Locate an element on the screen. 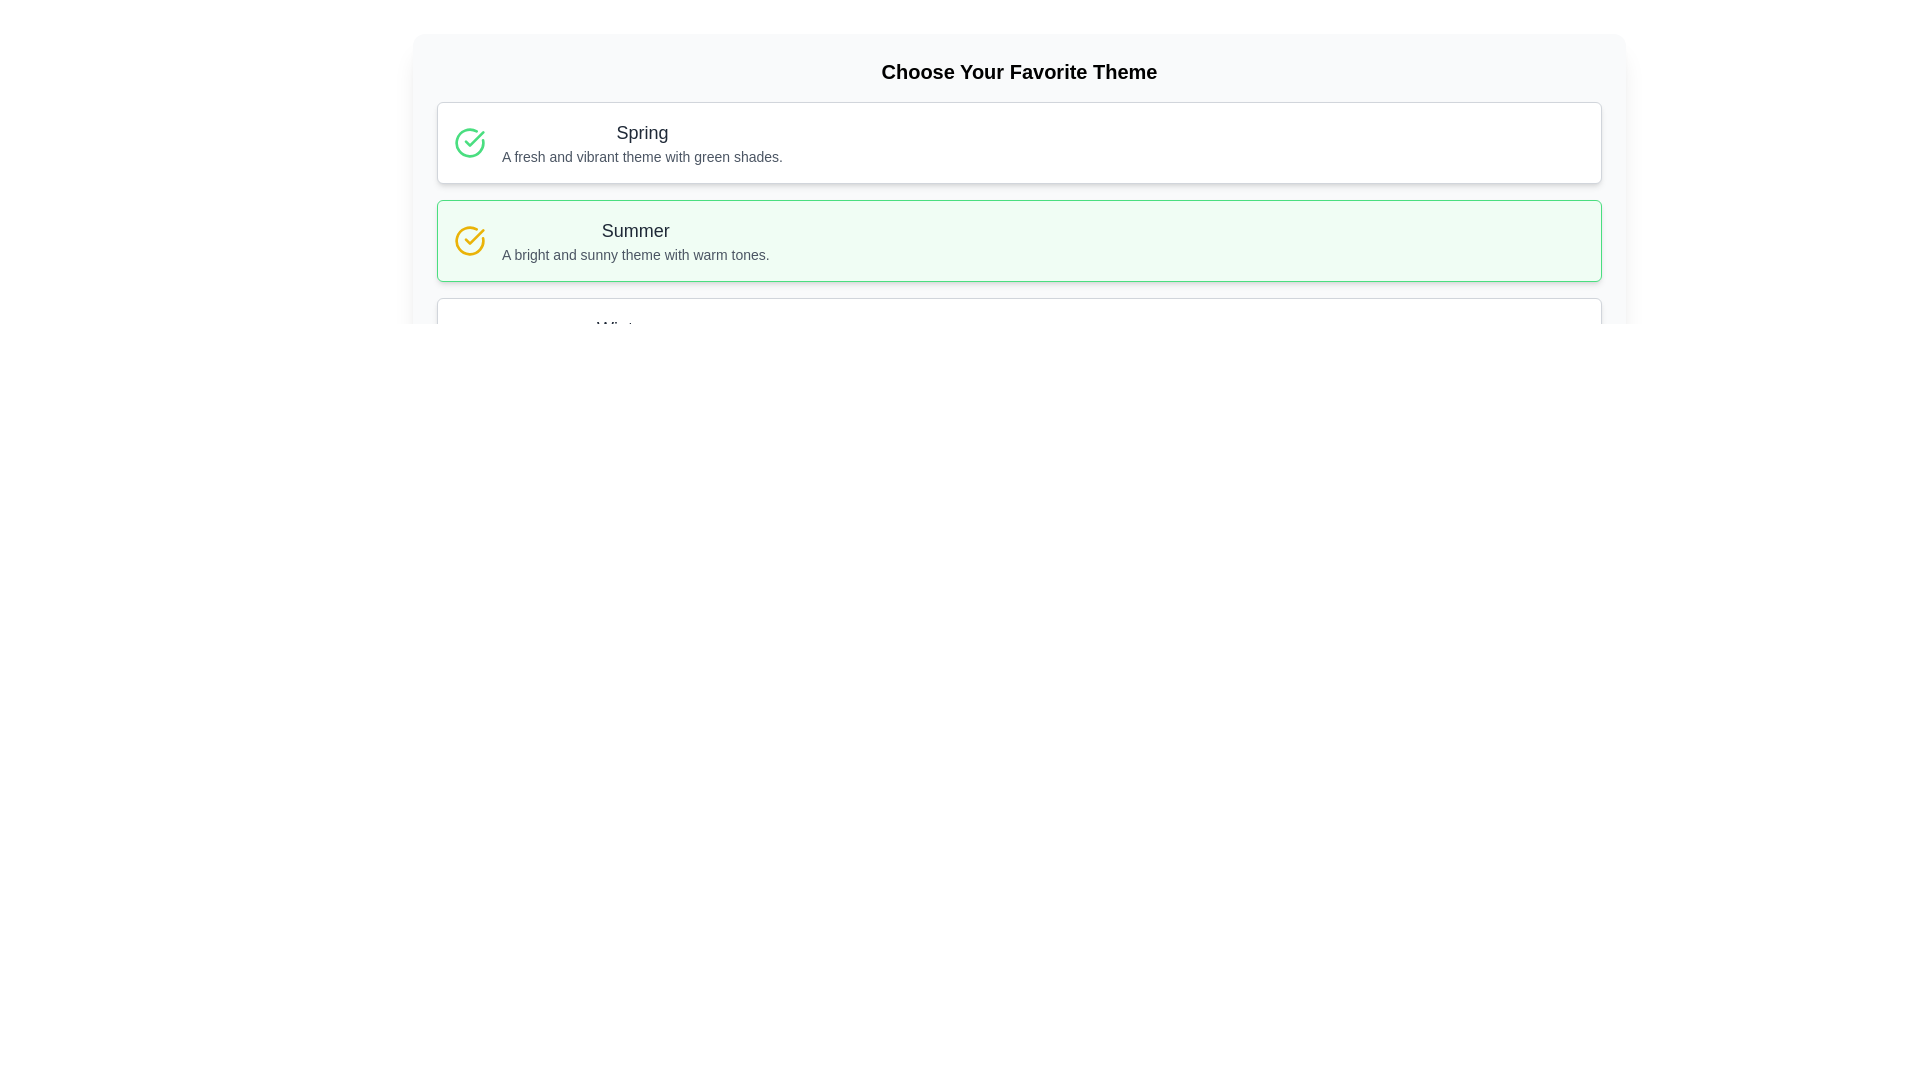 This screenshot has height=1080, width=1920. the checkmark icon that signifies the selection of the 'Summer' theme, indicating it is the currently chosen option is located at coordinates (473, 137).